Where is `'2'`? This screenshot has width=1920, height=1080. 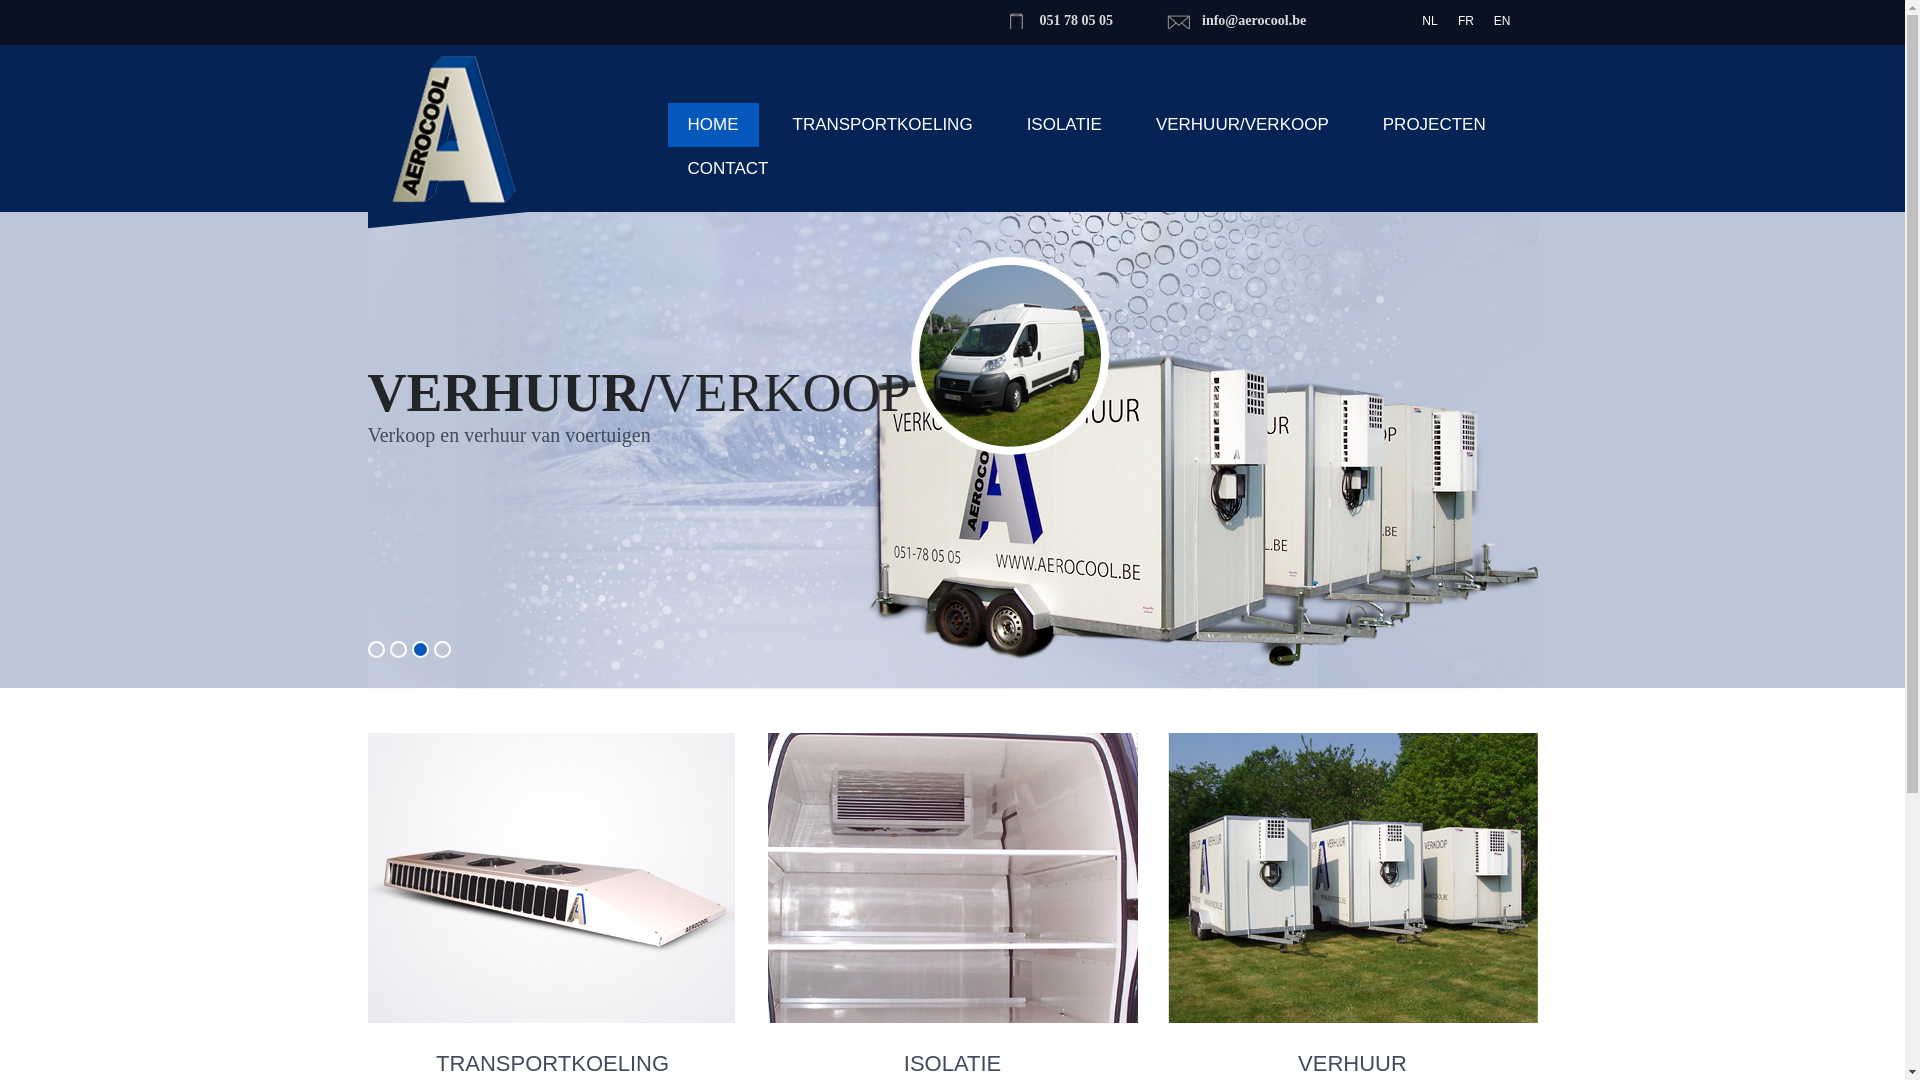 '2' is located at coordinates (398, 649).